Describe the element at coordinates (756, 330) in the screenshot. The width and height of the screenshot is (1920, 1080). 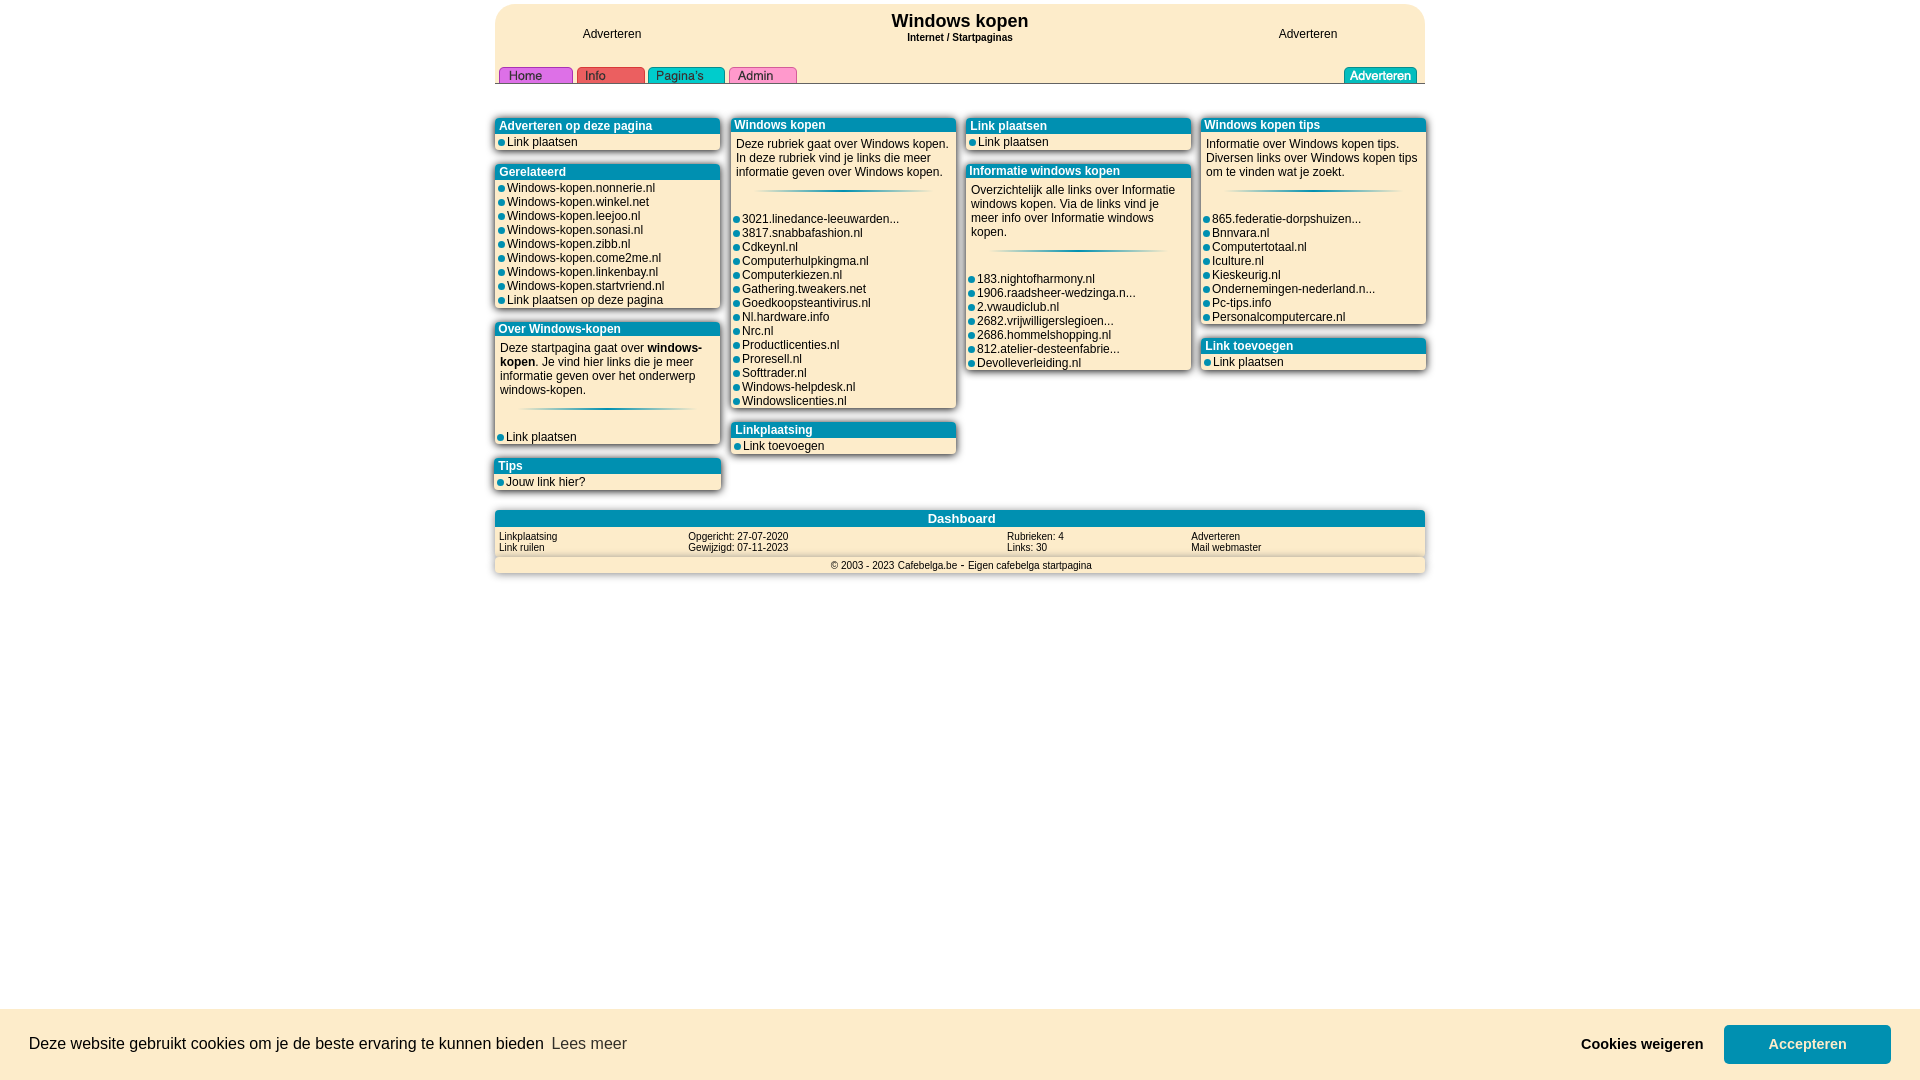
I see `'Nrc.nl'` at that location.